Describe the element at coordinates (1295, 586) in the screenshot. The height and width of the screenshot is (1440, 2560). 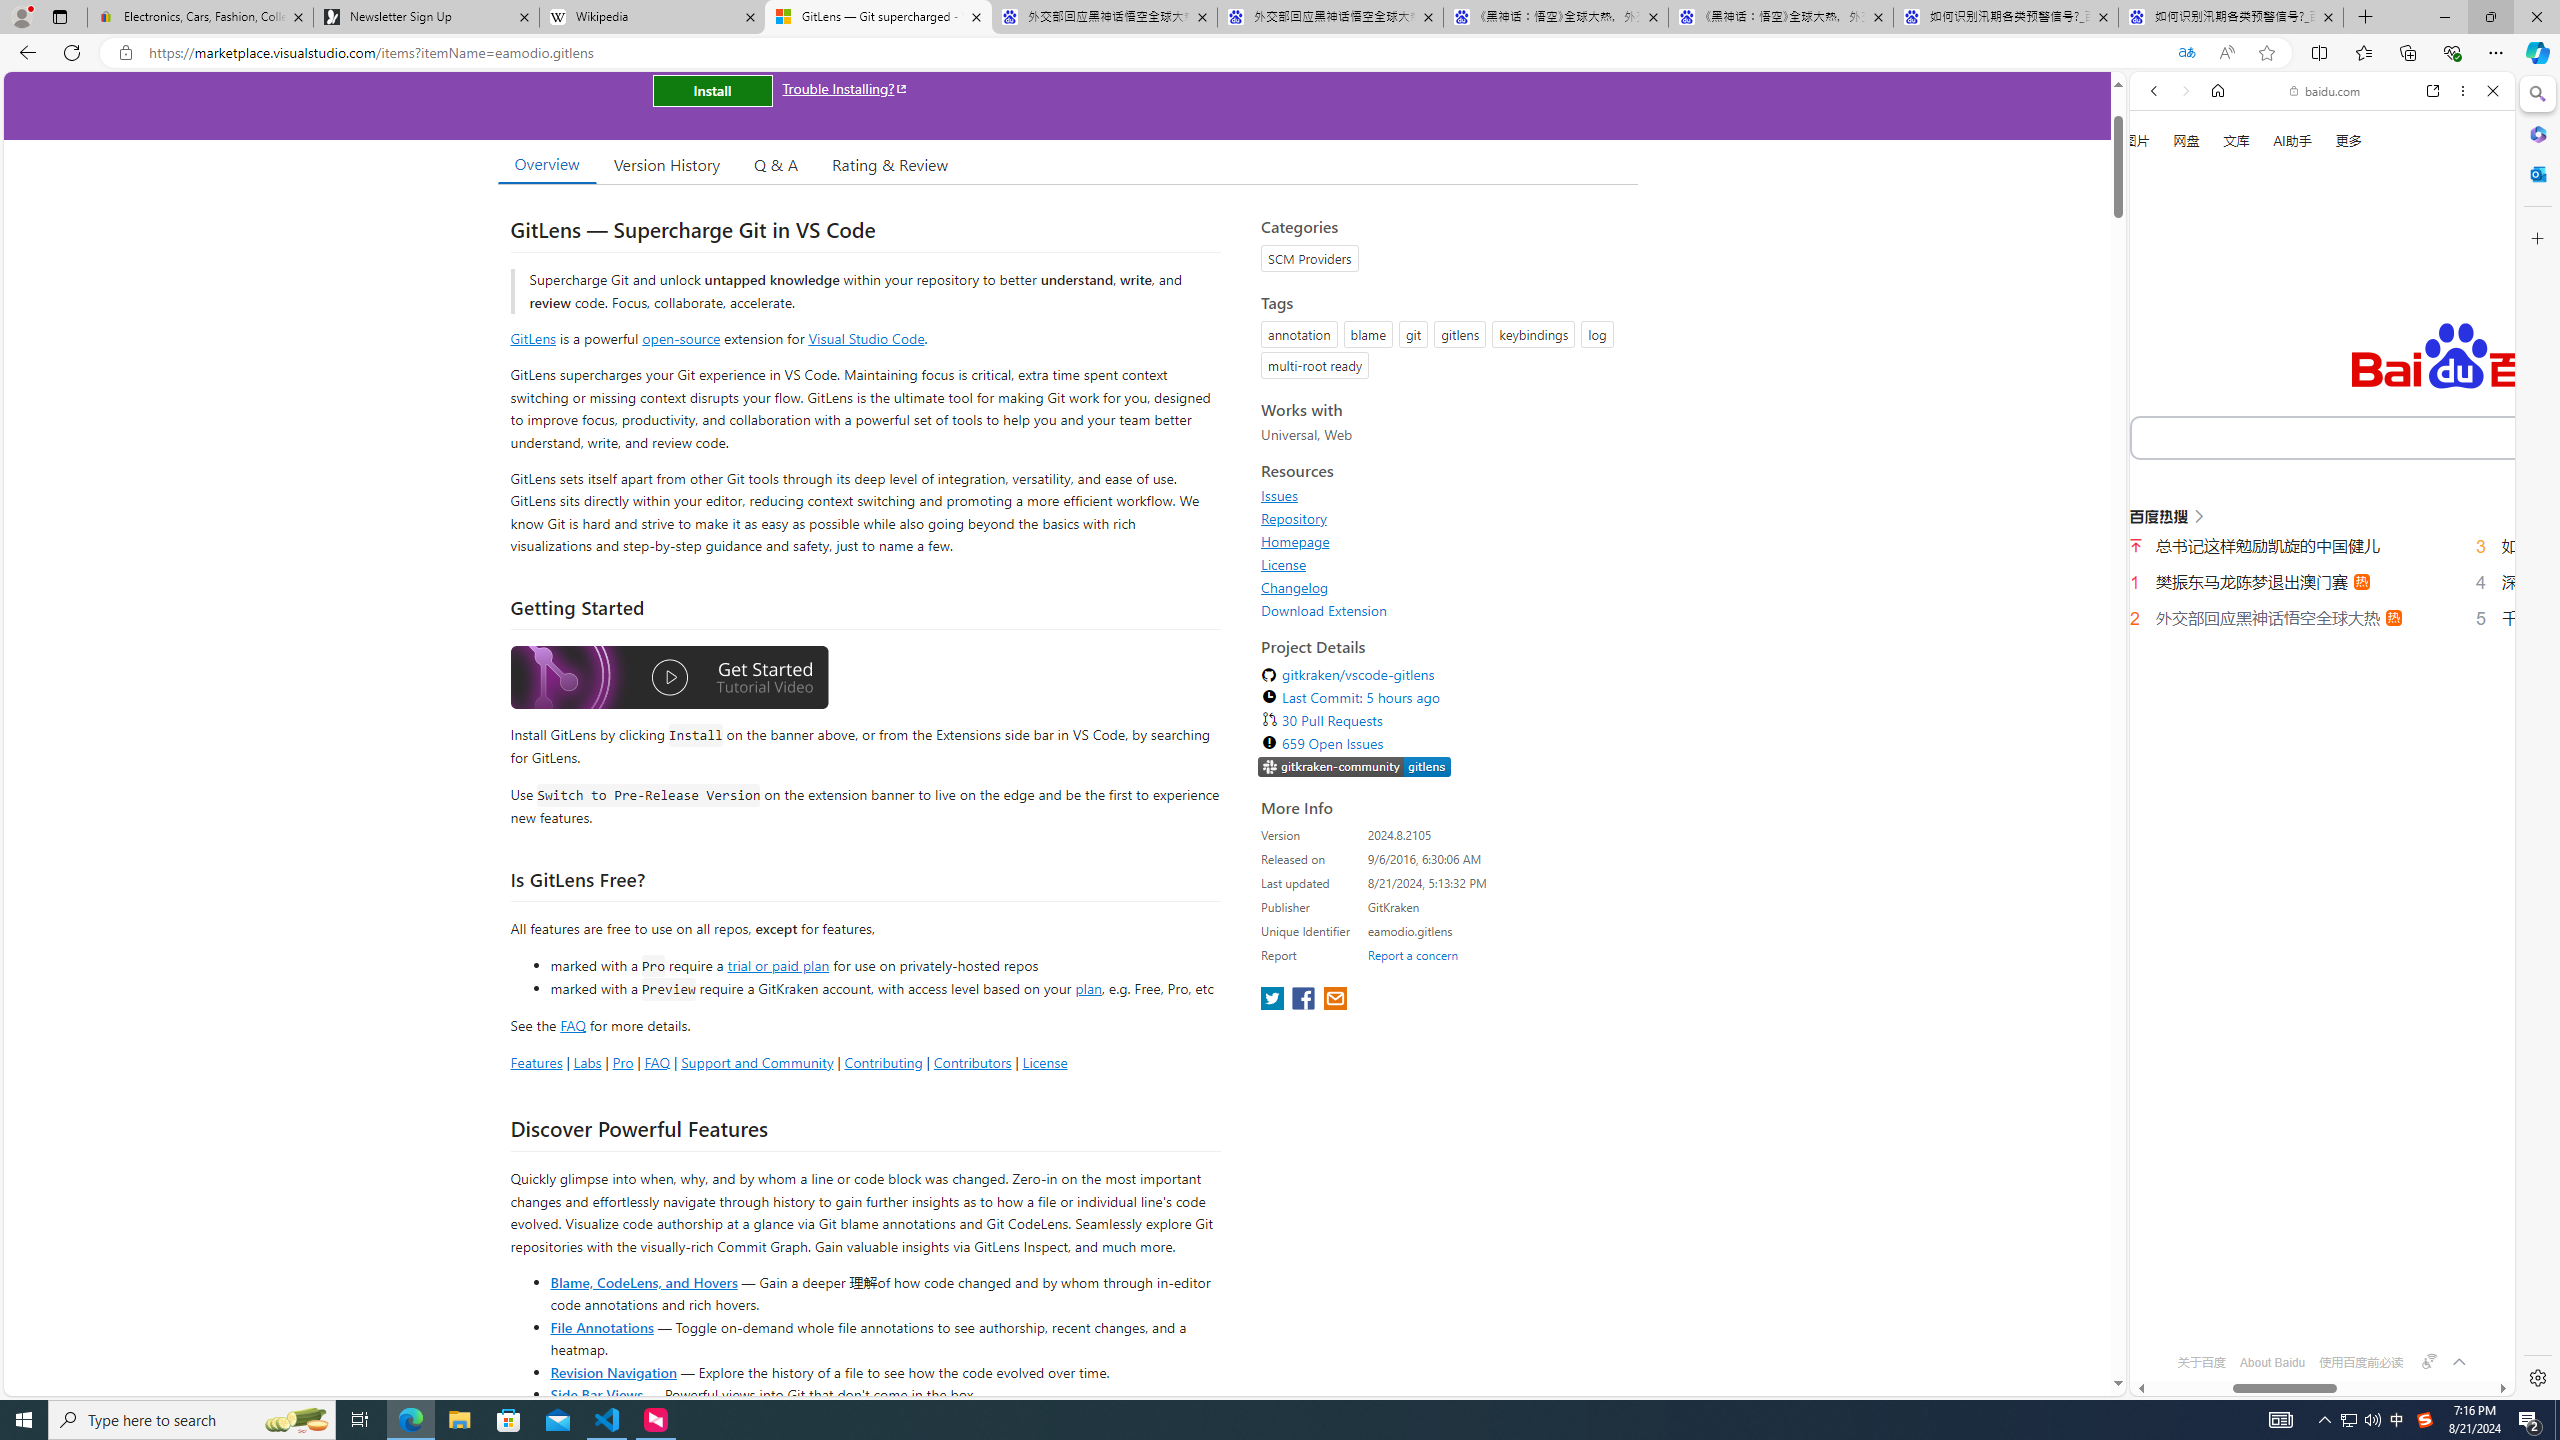
I see `'Changelog'` at that location.